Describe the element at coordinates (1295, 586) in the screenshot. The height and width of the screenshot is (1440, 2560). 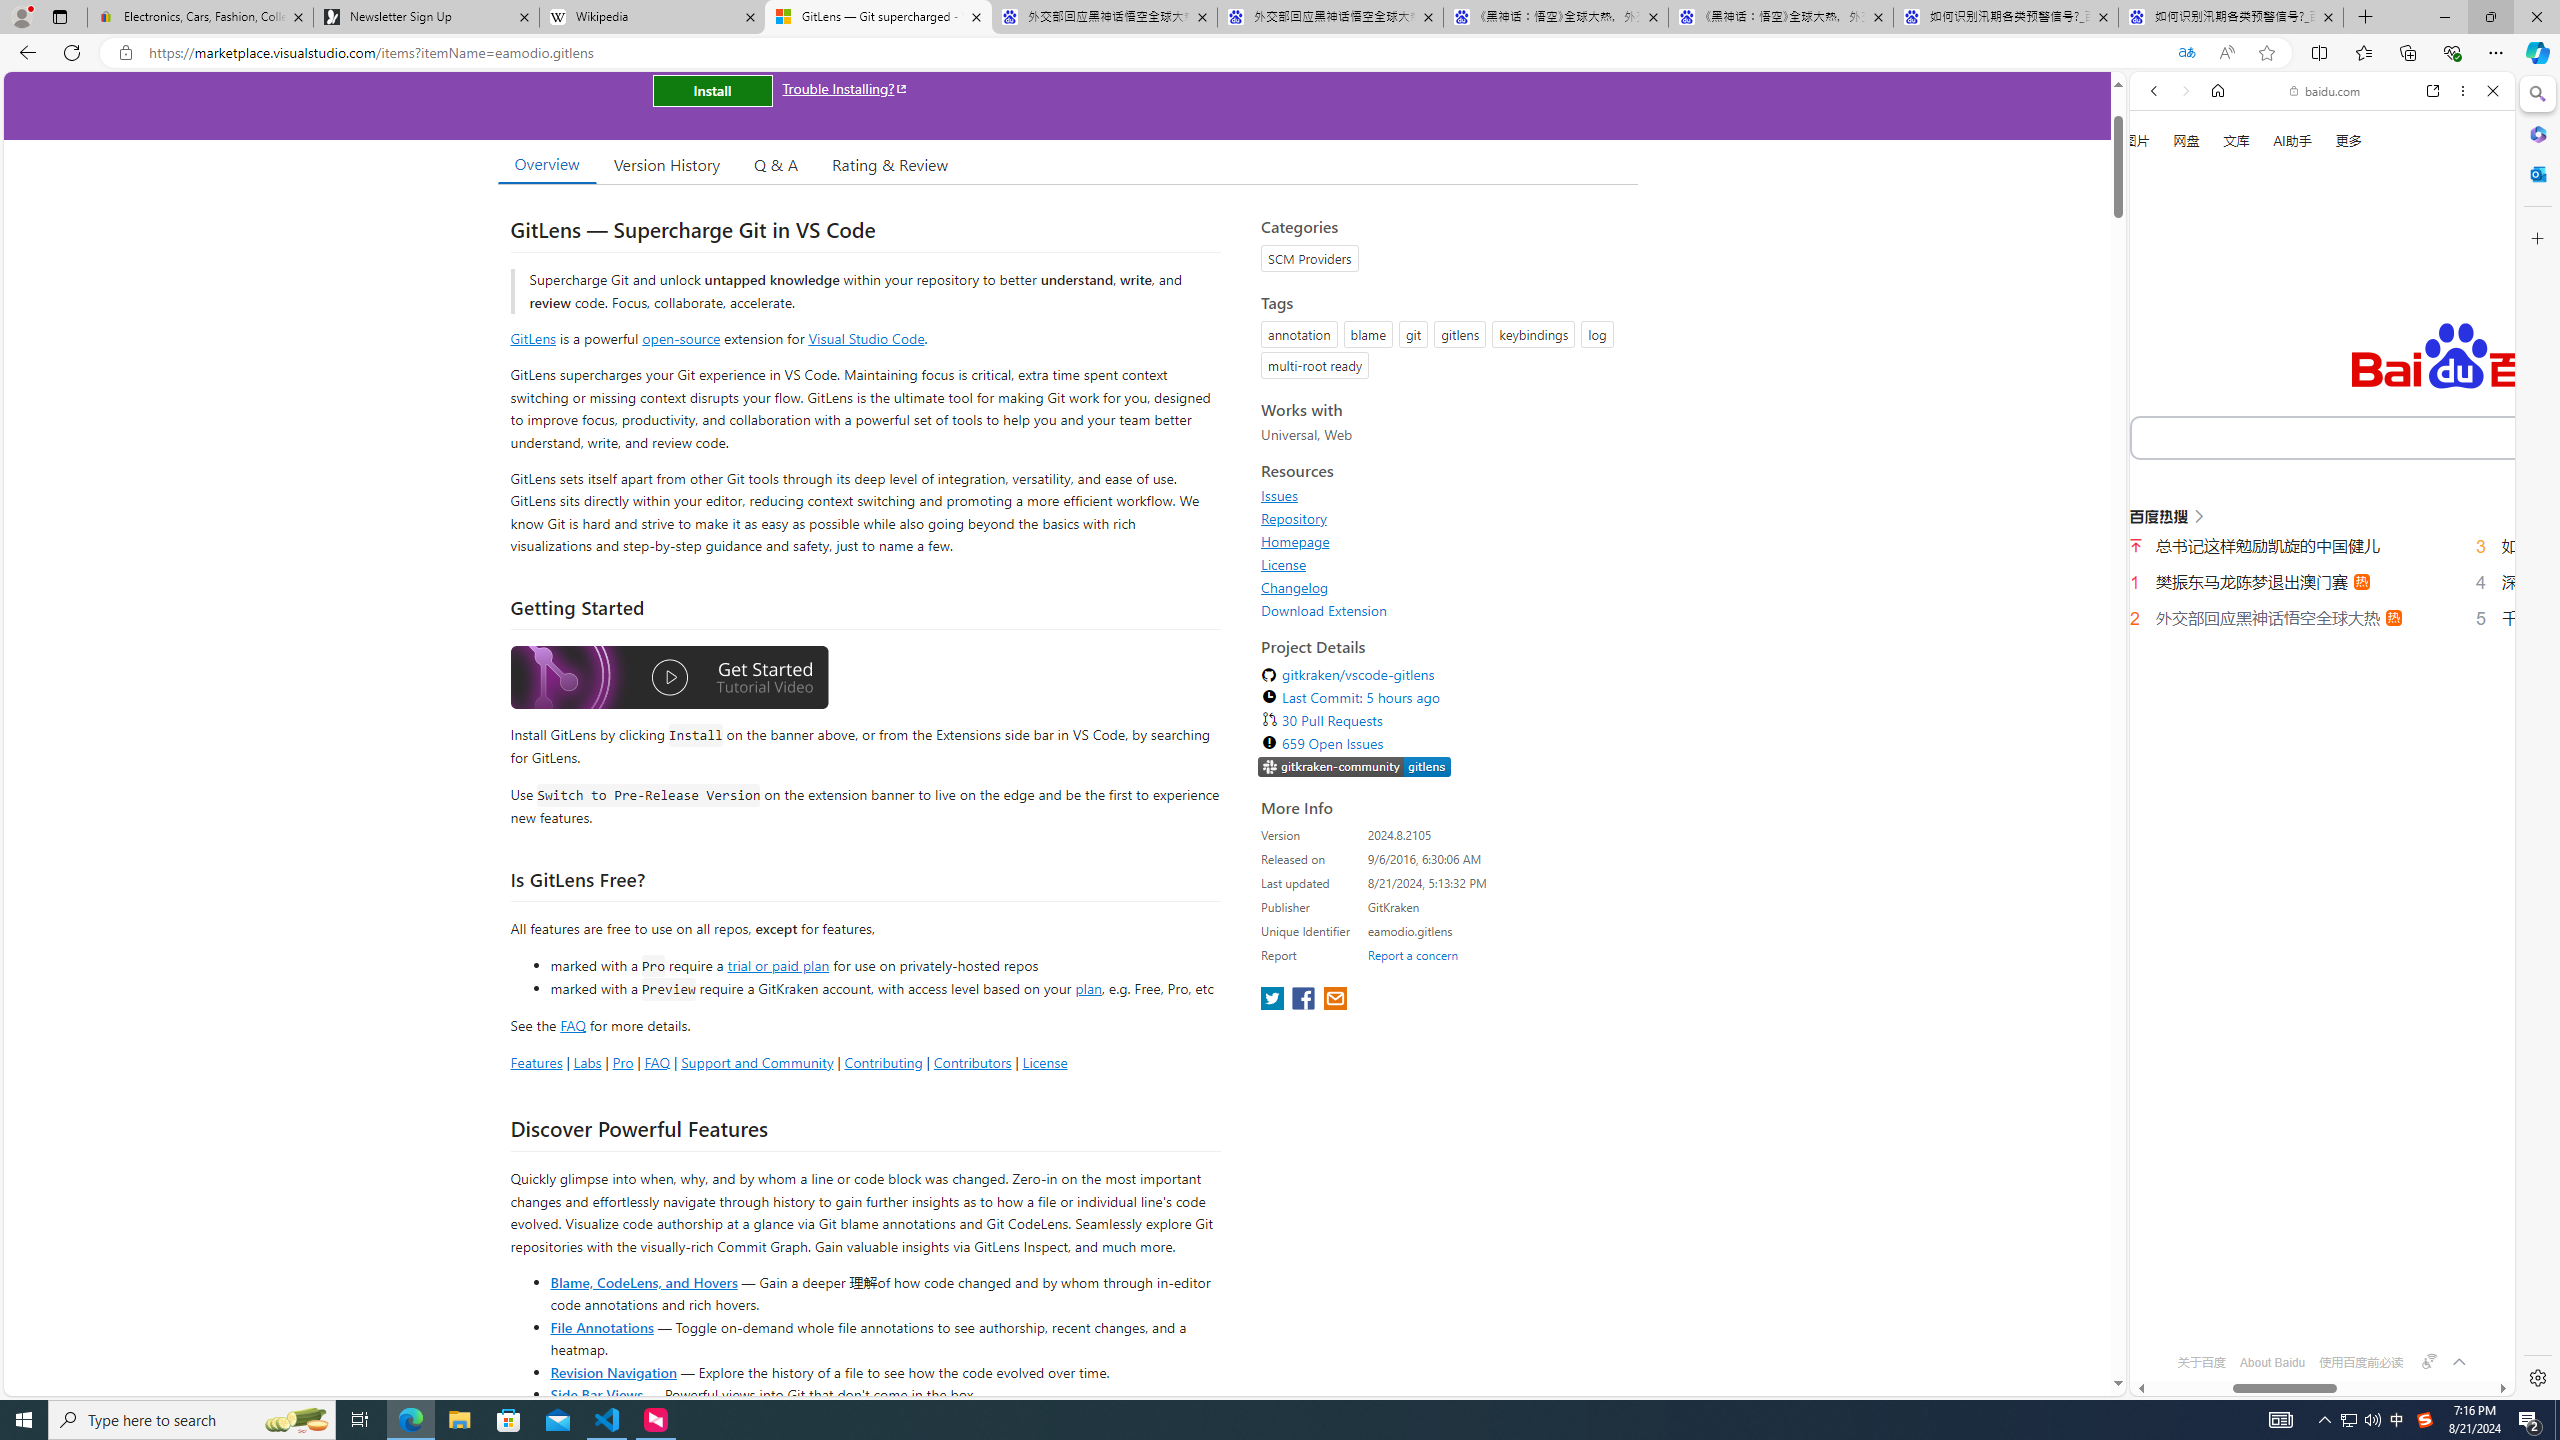
I see `'Changelog'` at that location.